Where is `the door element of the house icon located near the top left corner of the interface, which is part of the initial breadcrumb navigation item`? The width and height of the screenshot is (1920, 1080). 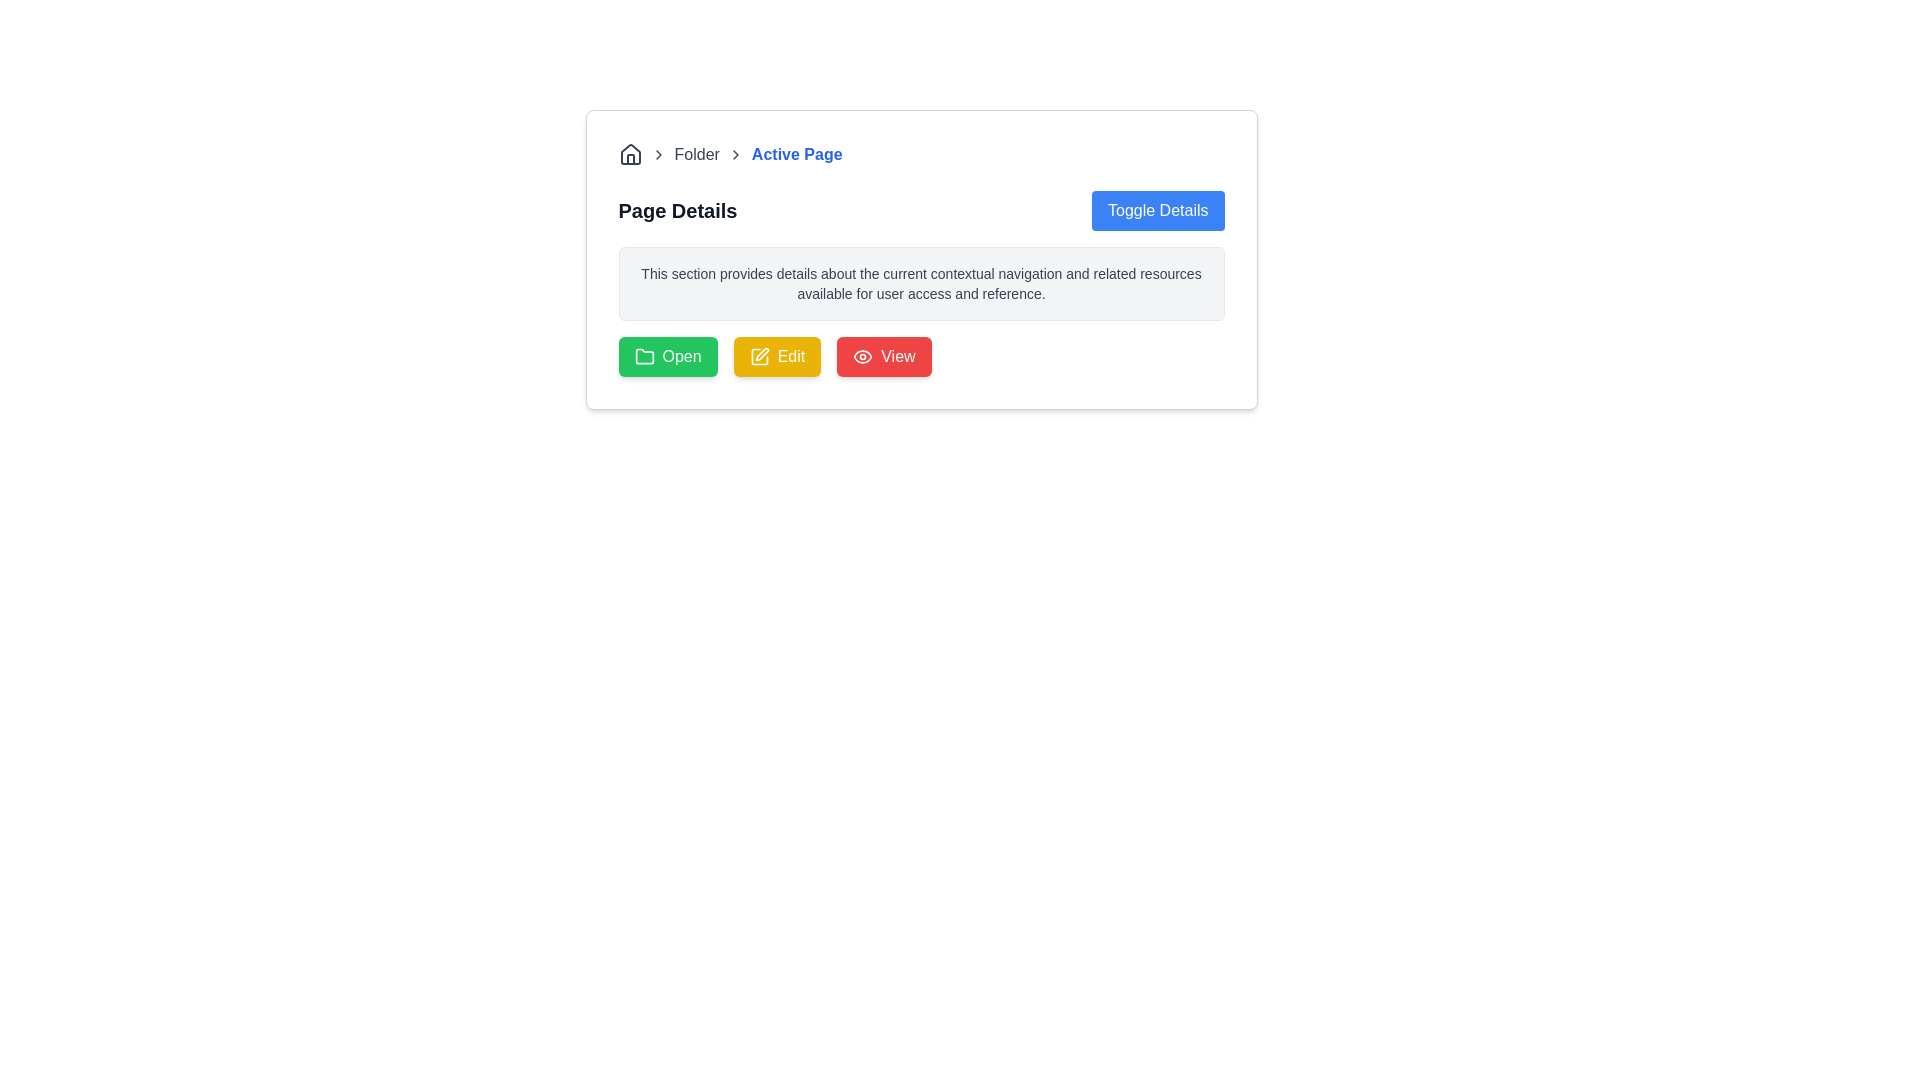 the door element of the house icon located near the top left corner of the interface, which is part of the initial breadcrumb navigation item is located at coordinates (629, 158).